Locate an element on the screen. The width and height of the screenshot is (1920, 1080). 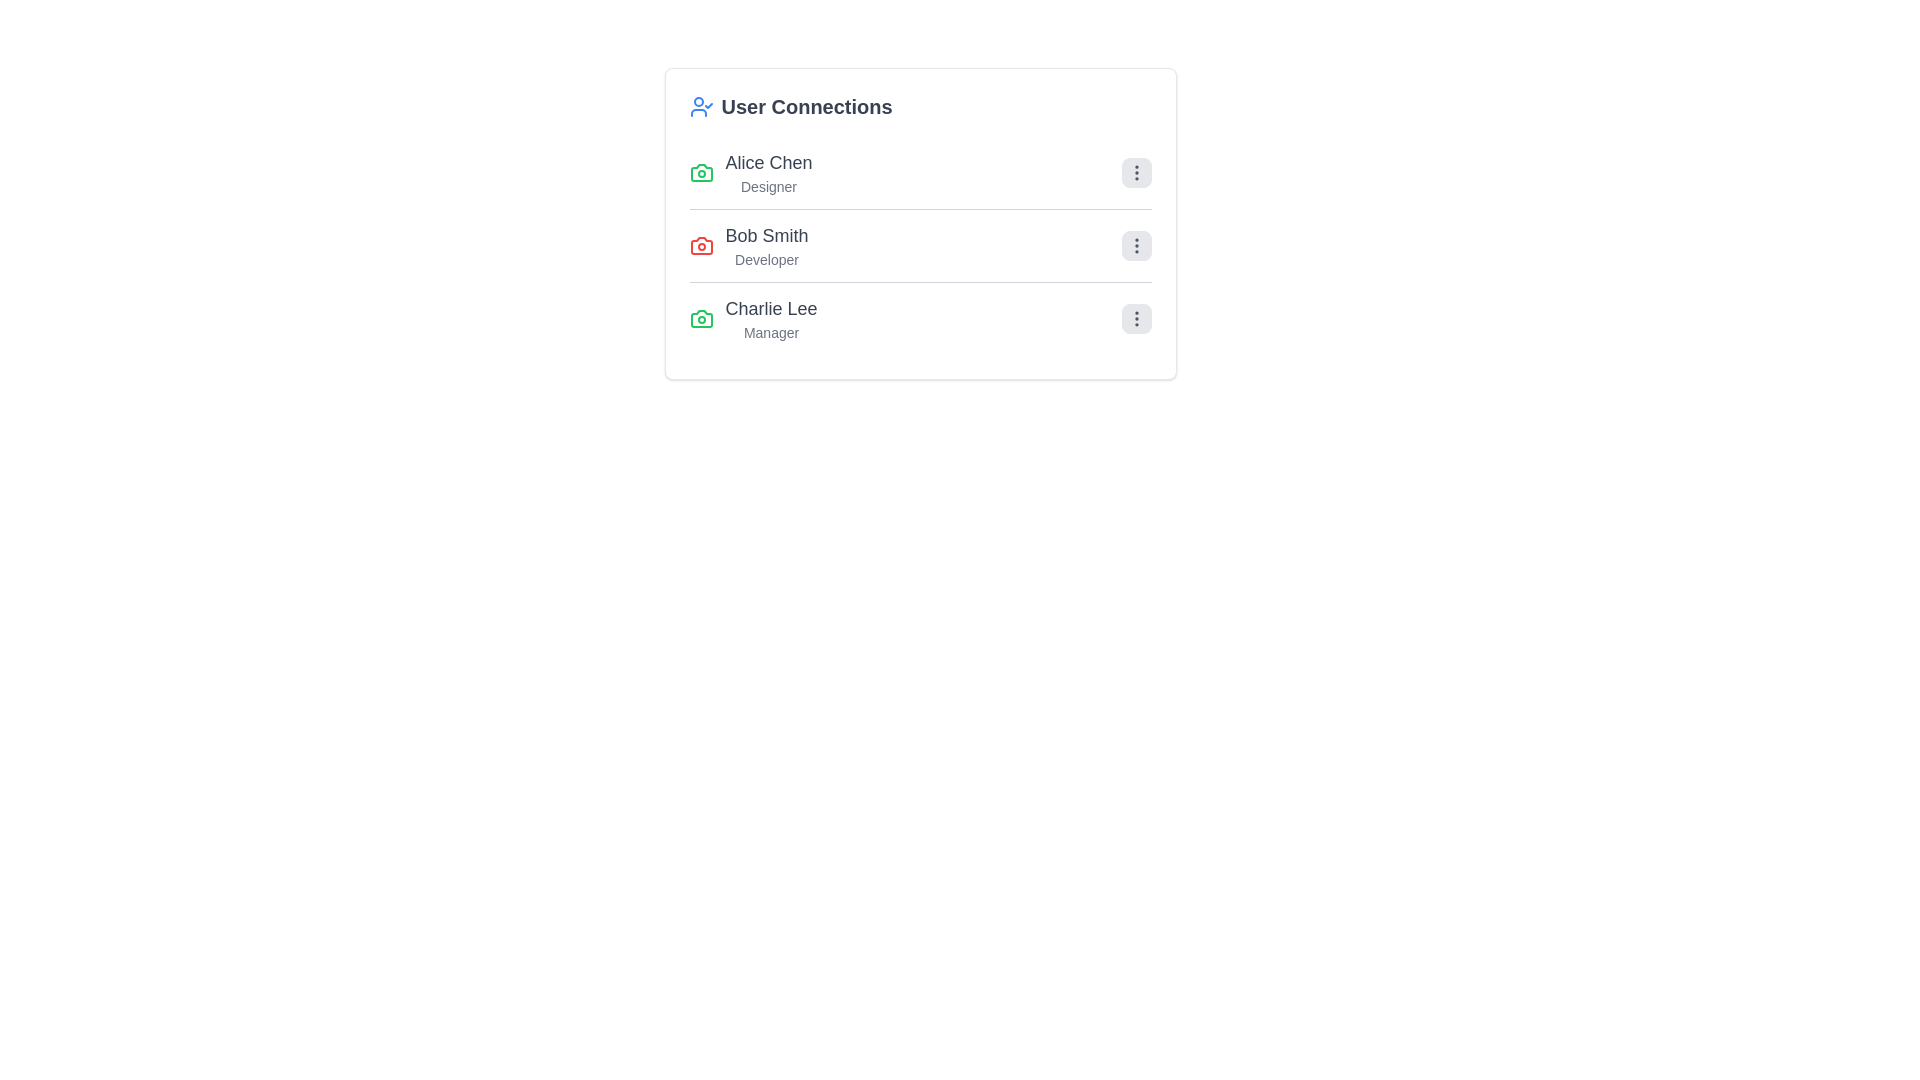
the text label displaying 'Developer', which is styled in a smaller gray font and located directly below 'Bob Smith' in the 'User Connections' section is located at coordinates (766, 258).